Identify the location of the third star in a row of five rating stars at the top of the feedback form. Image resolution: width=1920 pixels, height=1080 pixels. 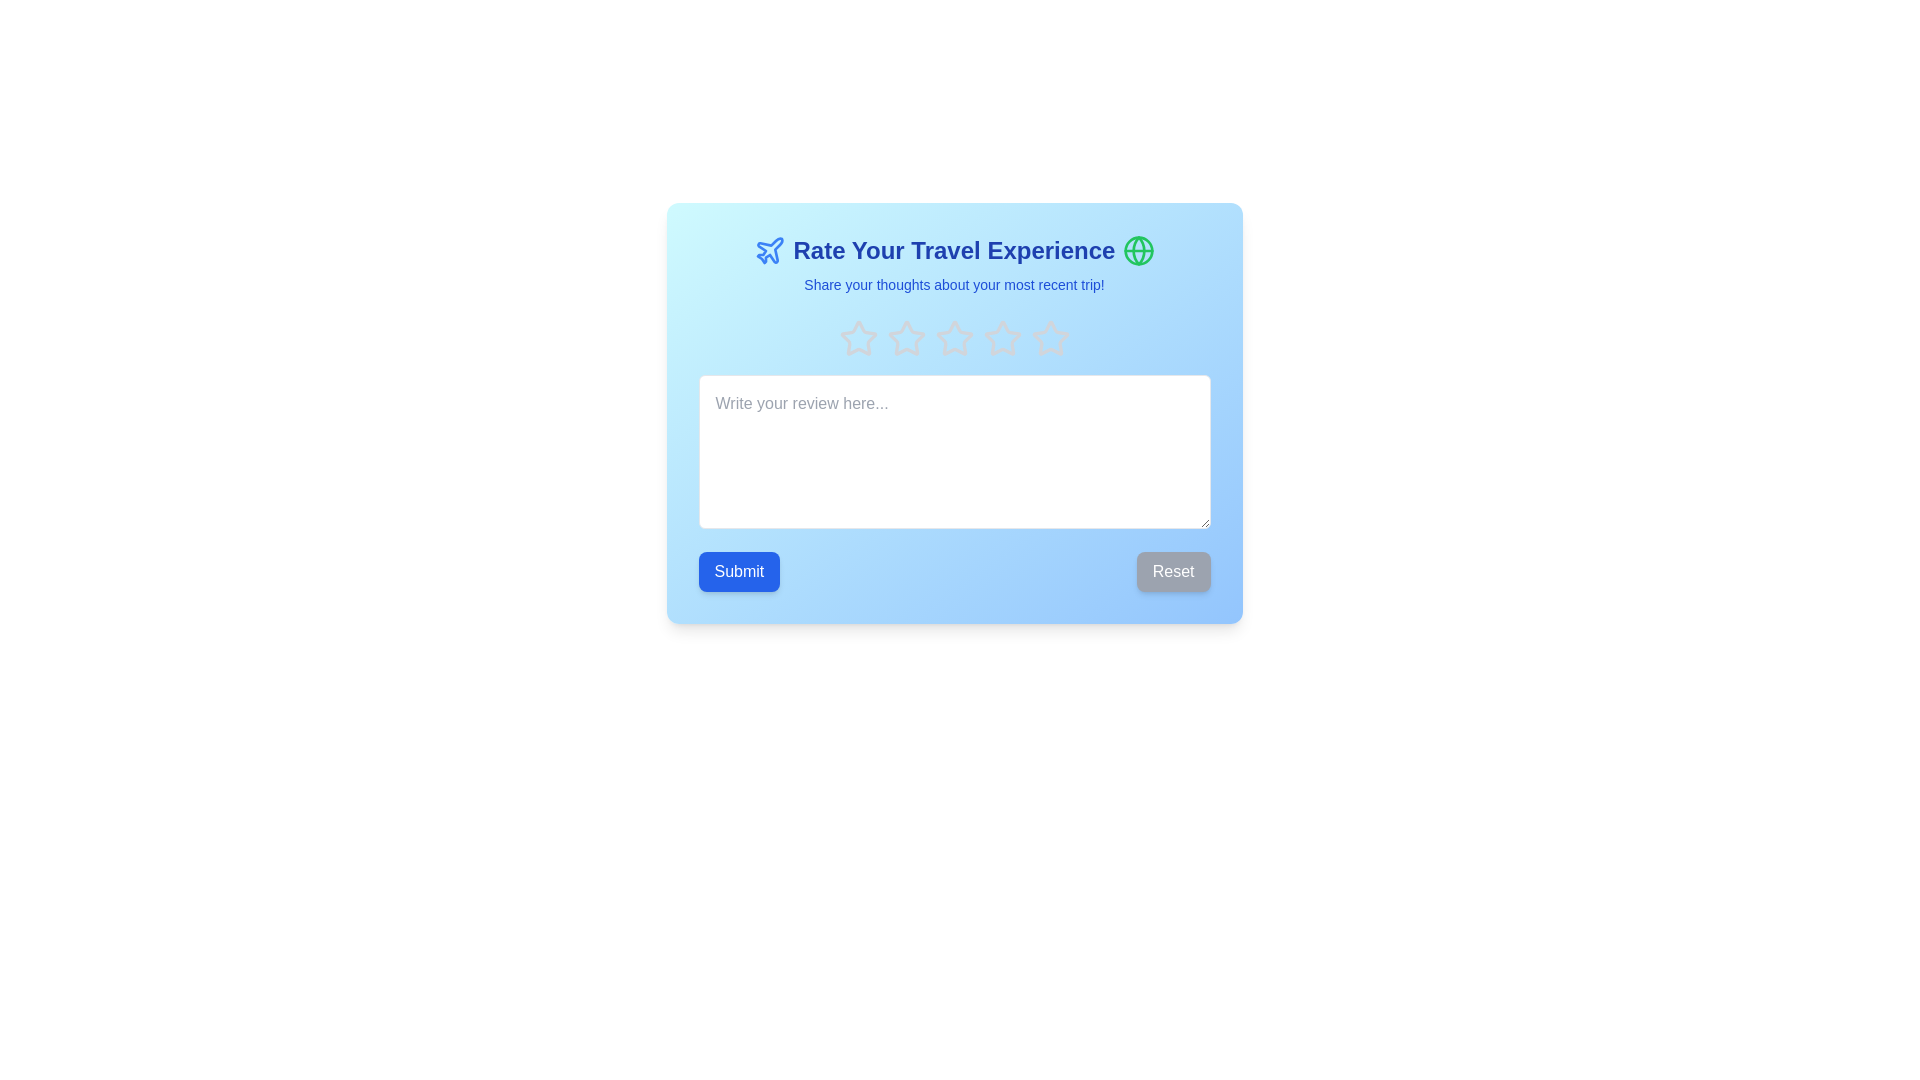
(953, 337).